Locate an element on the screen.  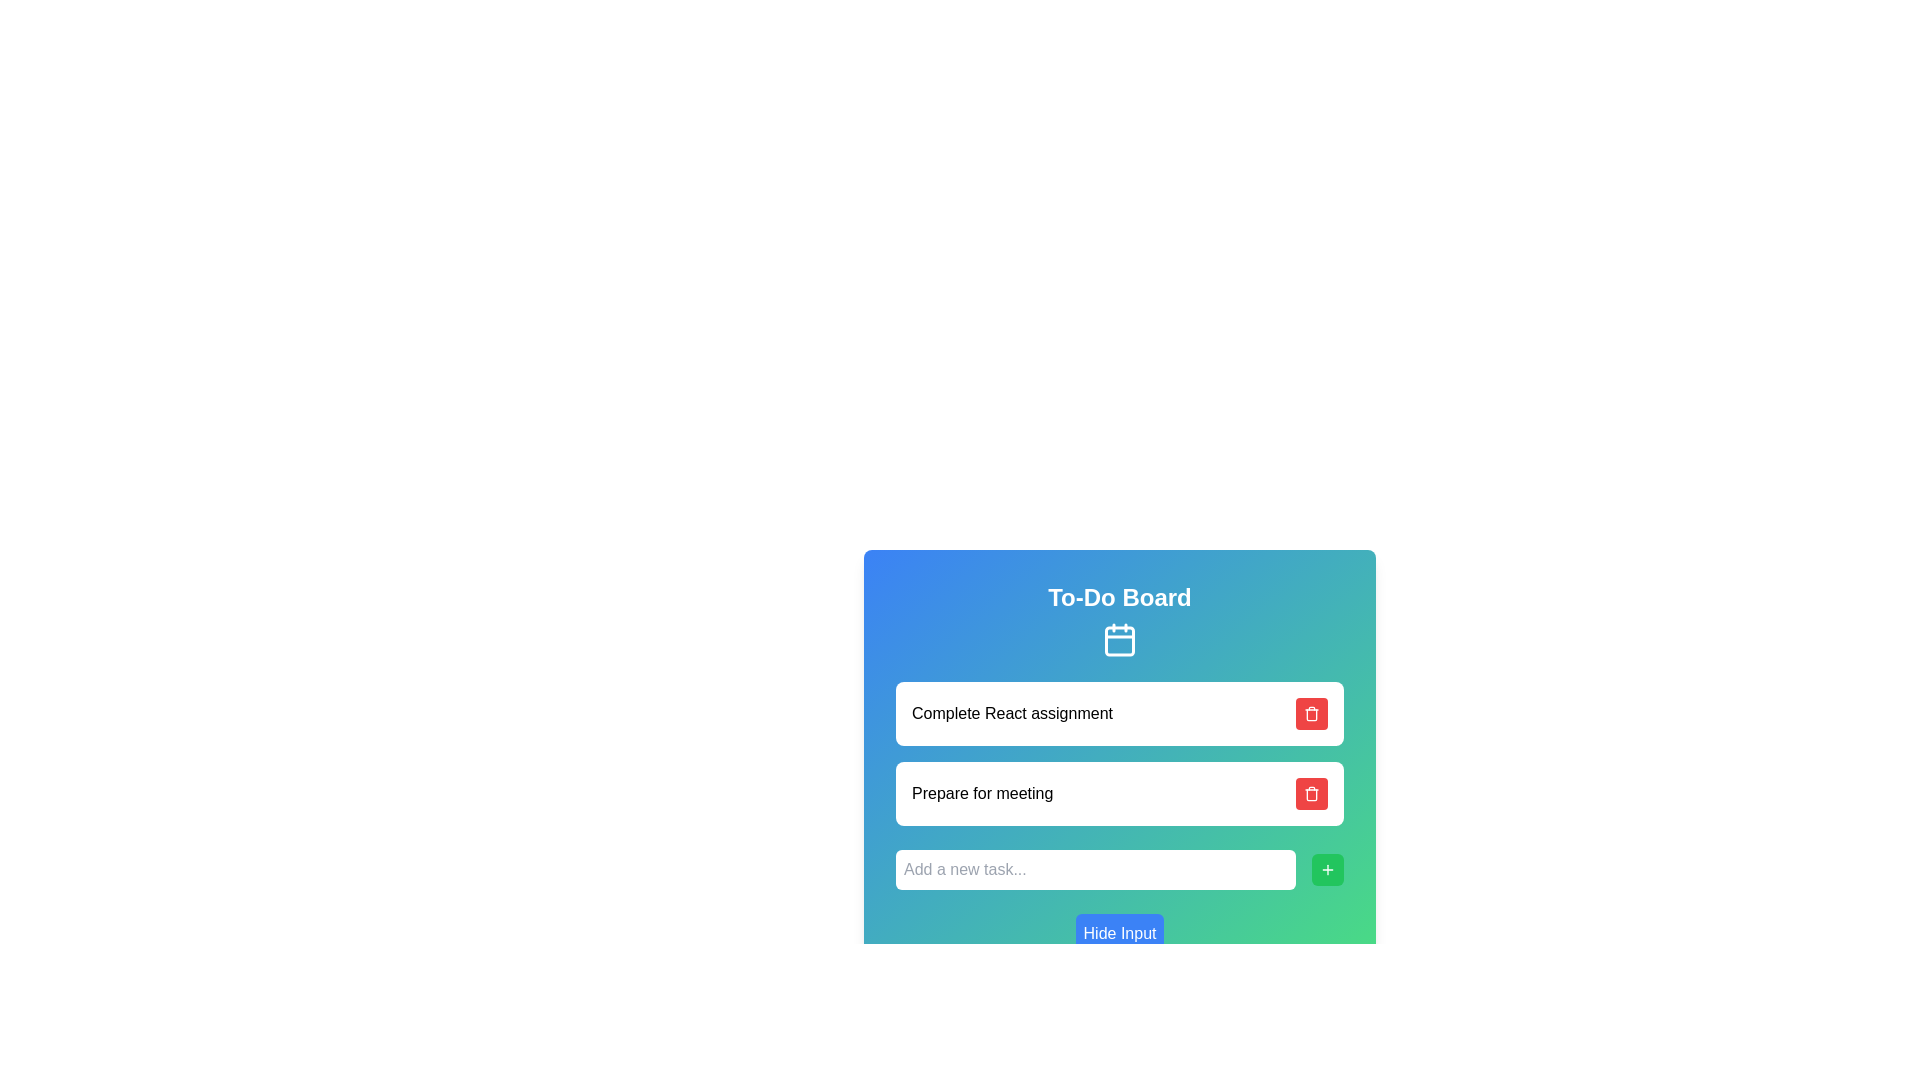
the button at the bottom of the card interface to hide the input field above it is located at coordinates (1118, 933).